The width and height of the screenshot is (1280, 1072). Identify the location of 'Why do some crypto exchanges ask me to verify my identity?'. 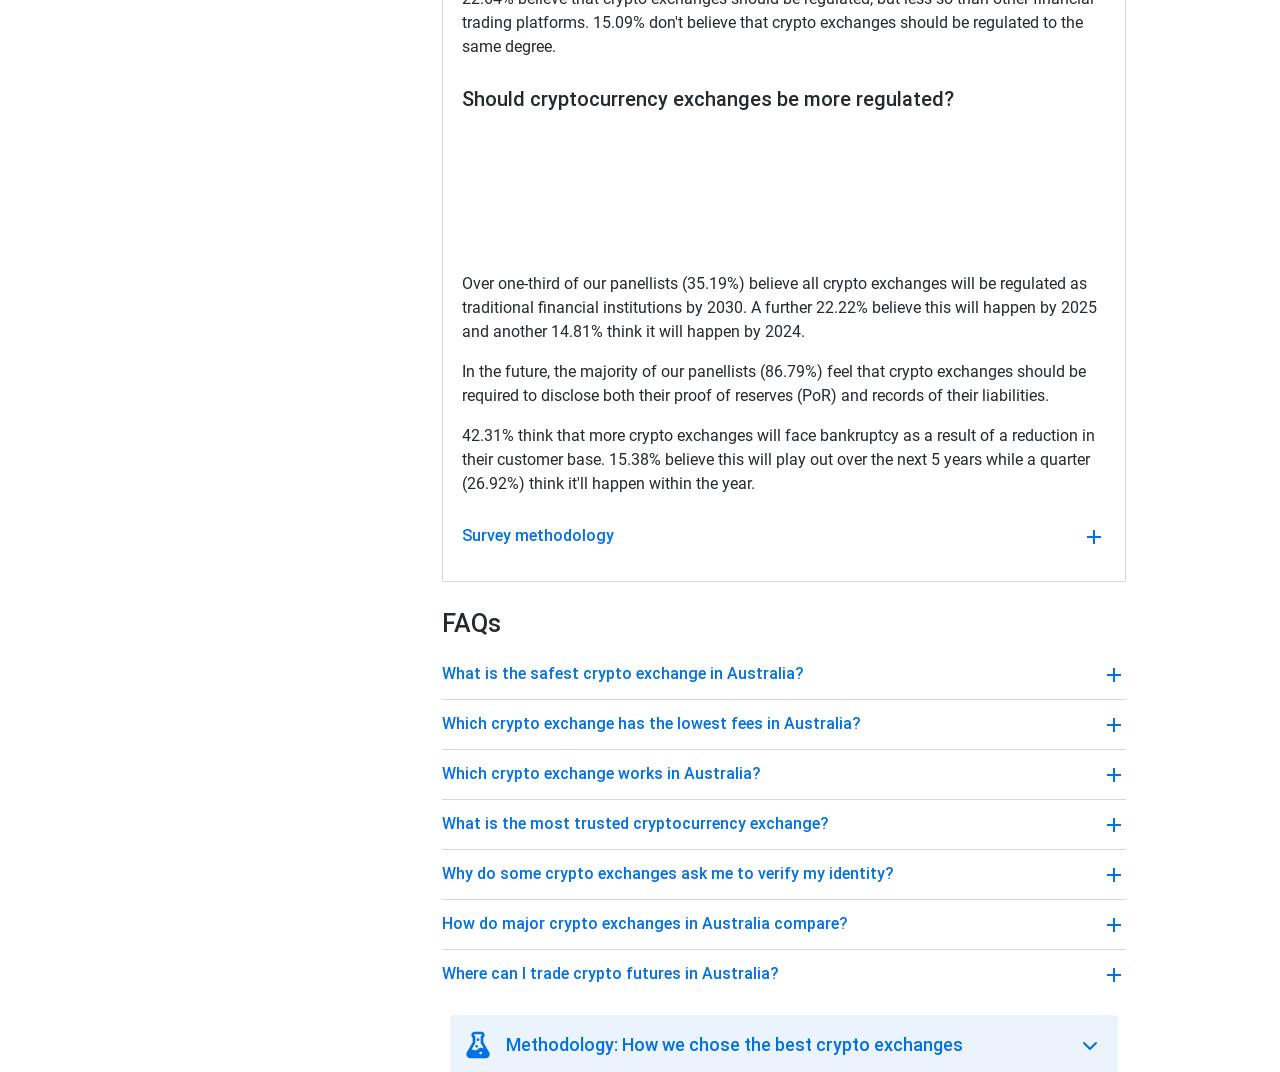
(668, 873).